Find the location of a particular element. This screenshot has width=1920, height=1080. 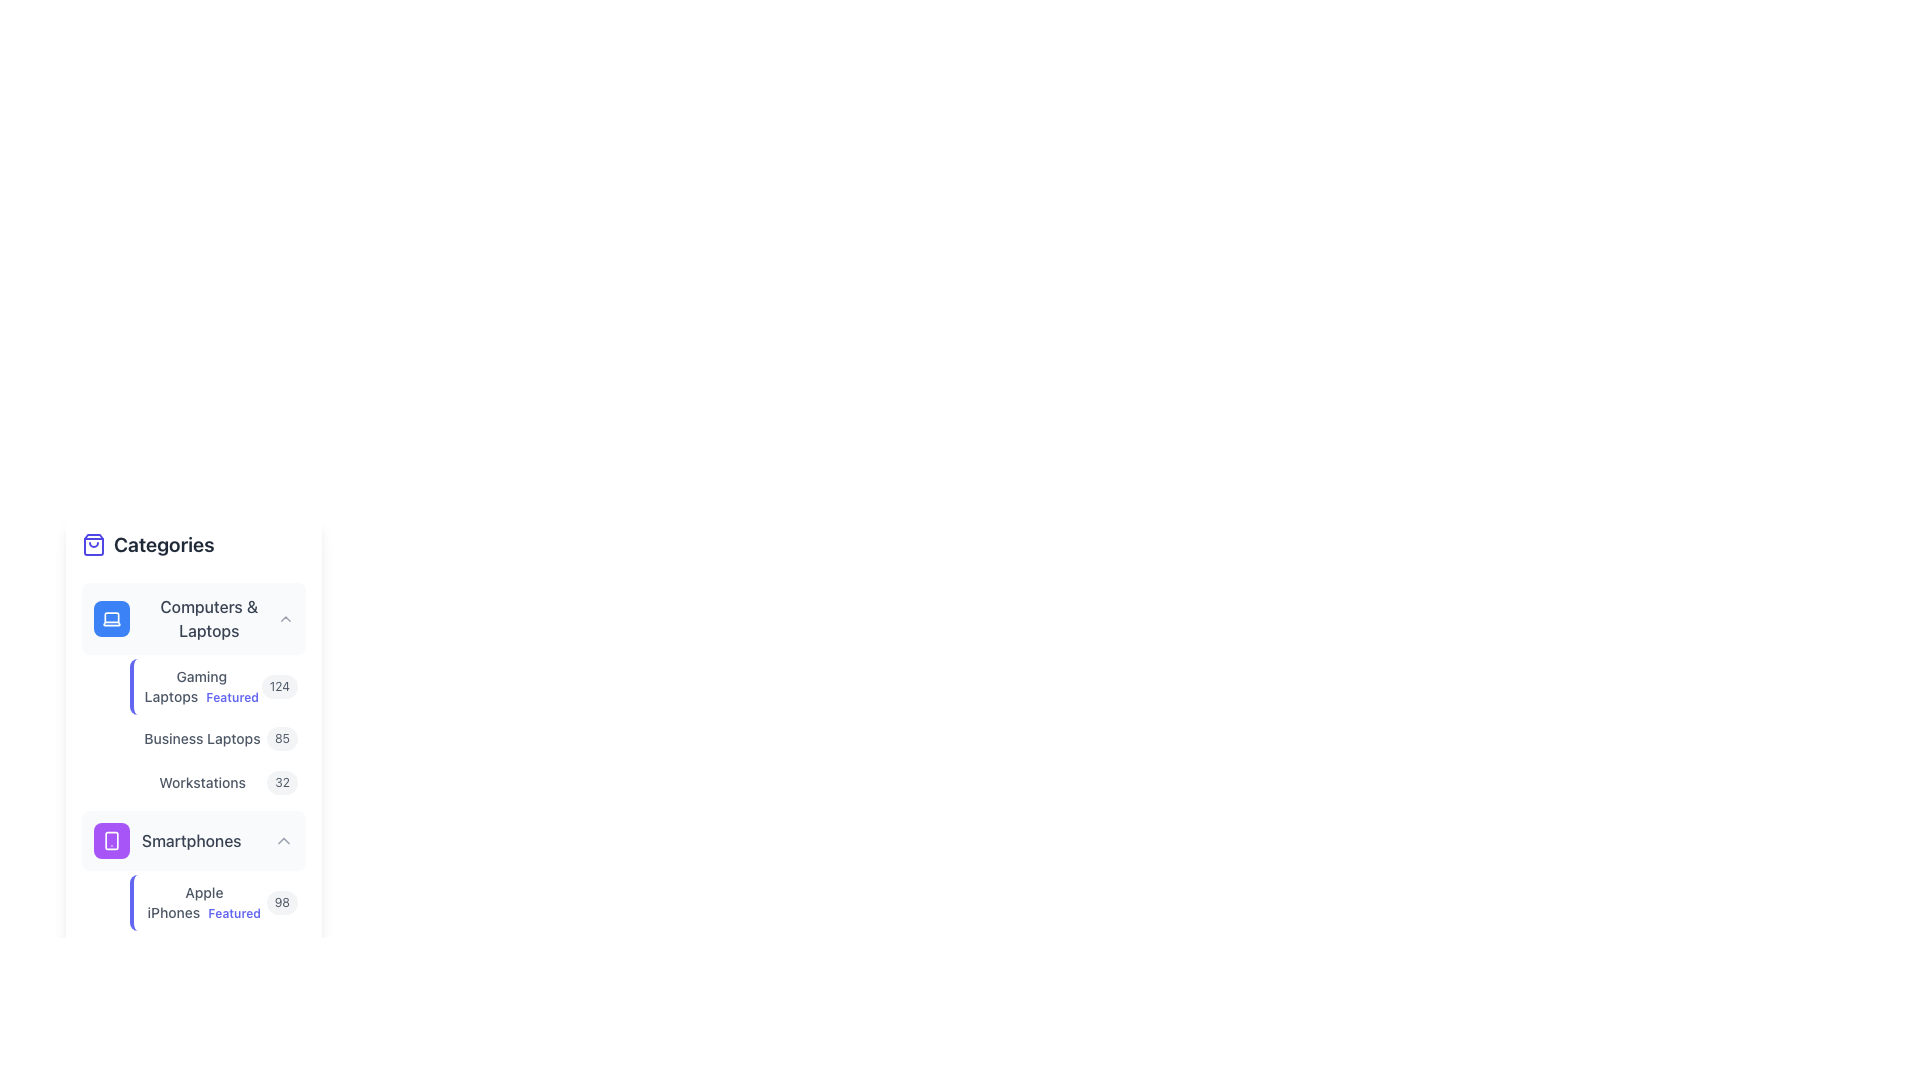

the 'Featured' label indicating 'Apple iPhones' in the lower right section under the 'Smartphones' category is located at coordinates (234, 913).